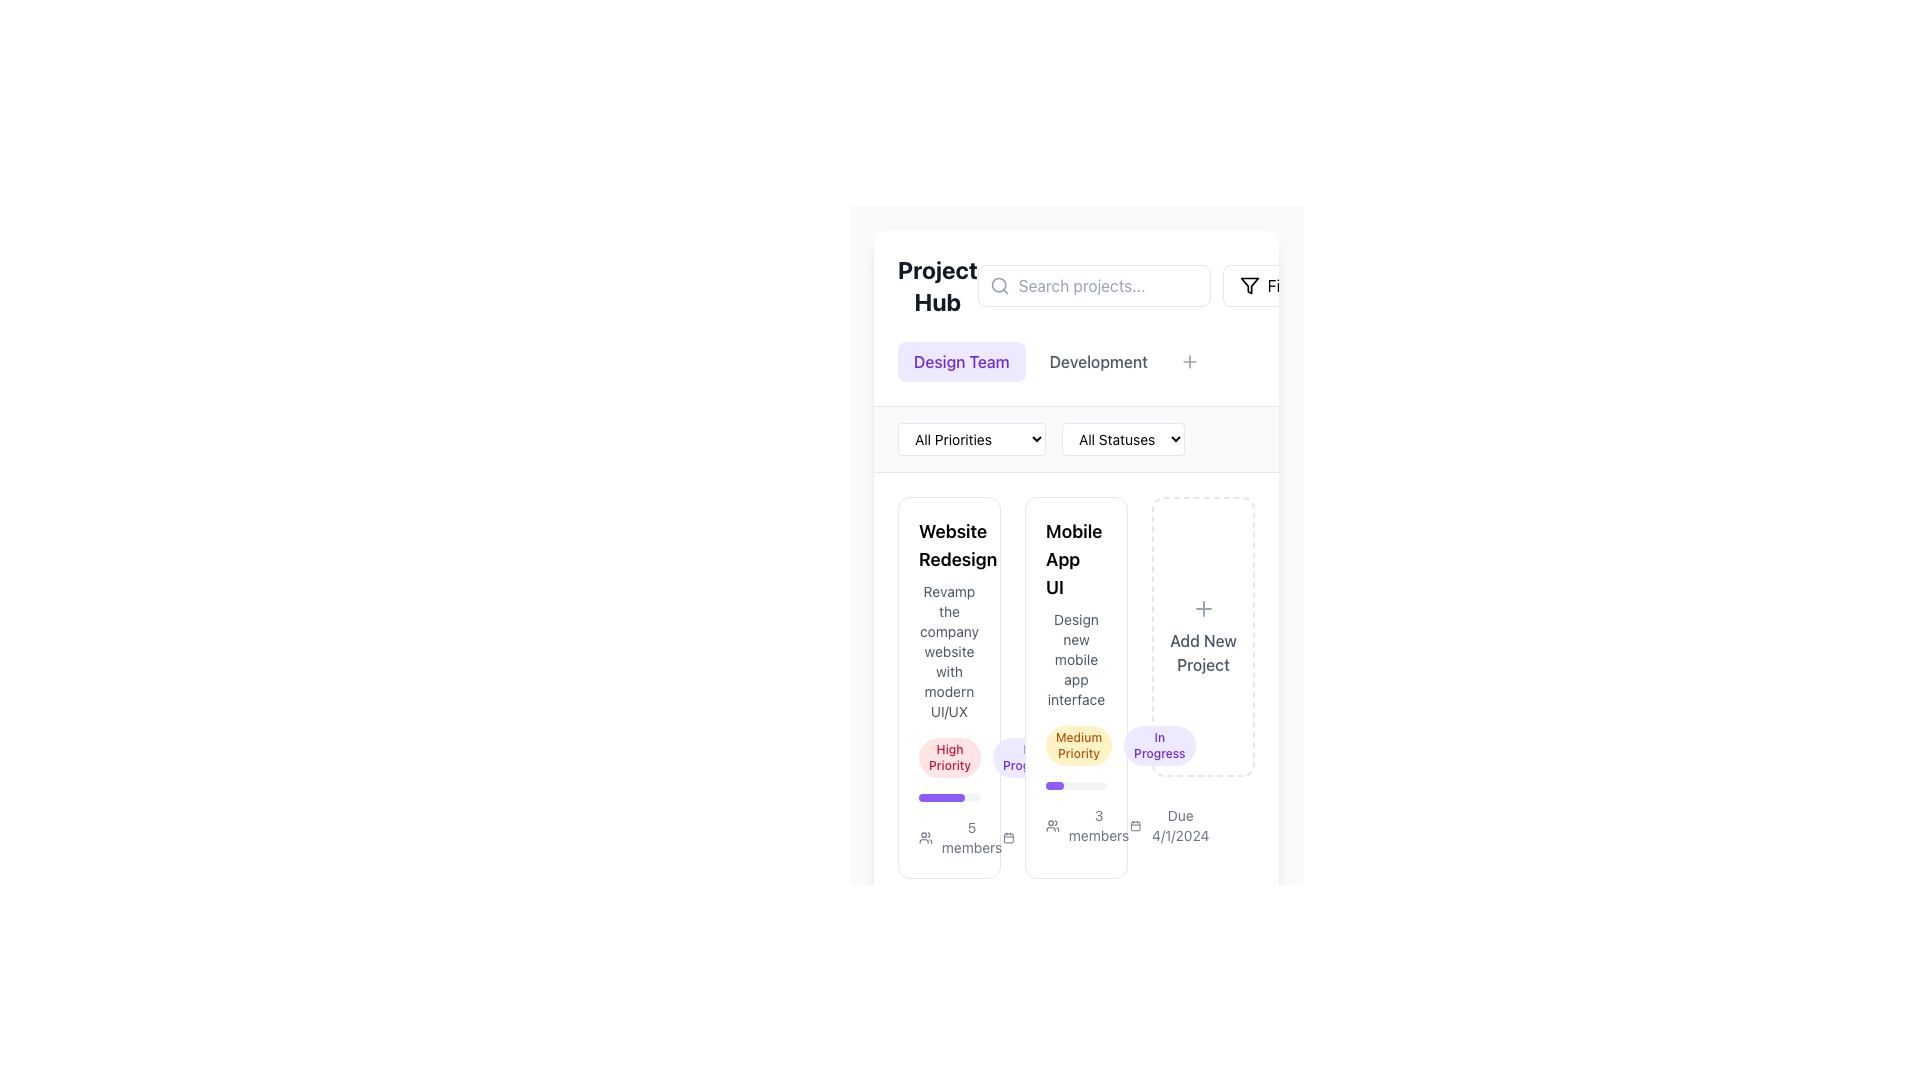 The image size is (1920, 1080). I want to click on the content of the priority indicator badge located in the leftmost card, positioned above the progress bar and the '5 members' label, so click(949, 758).